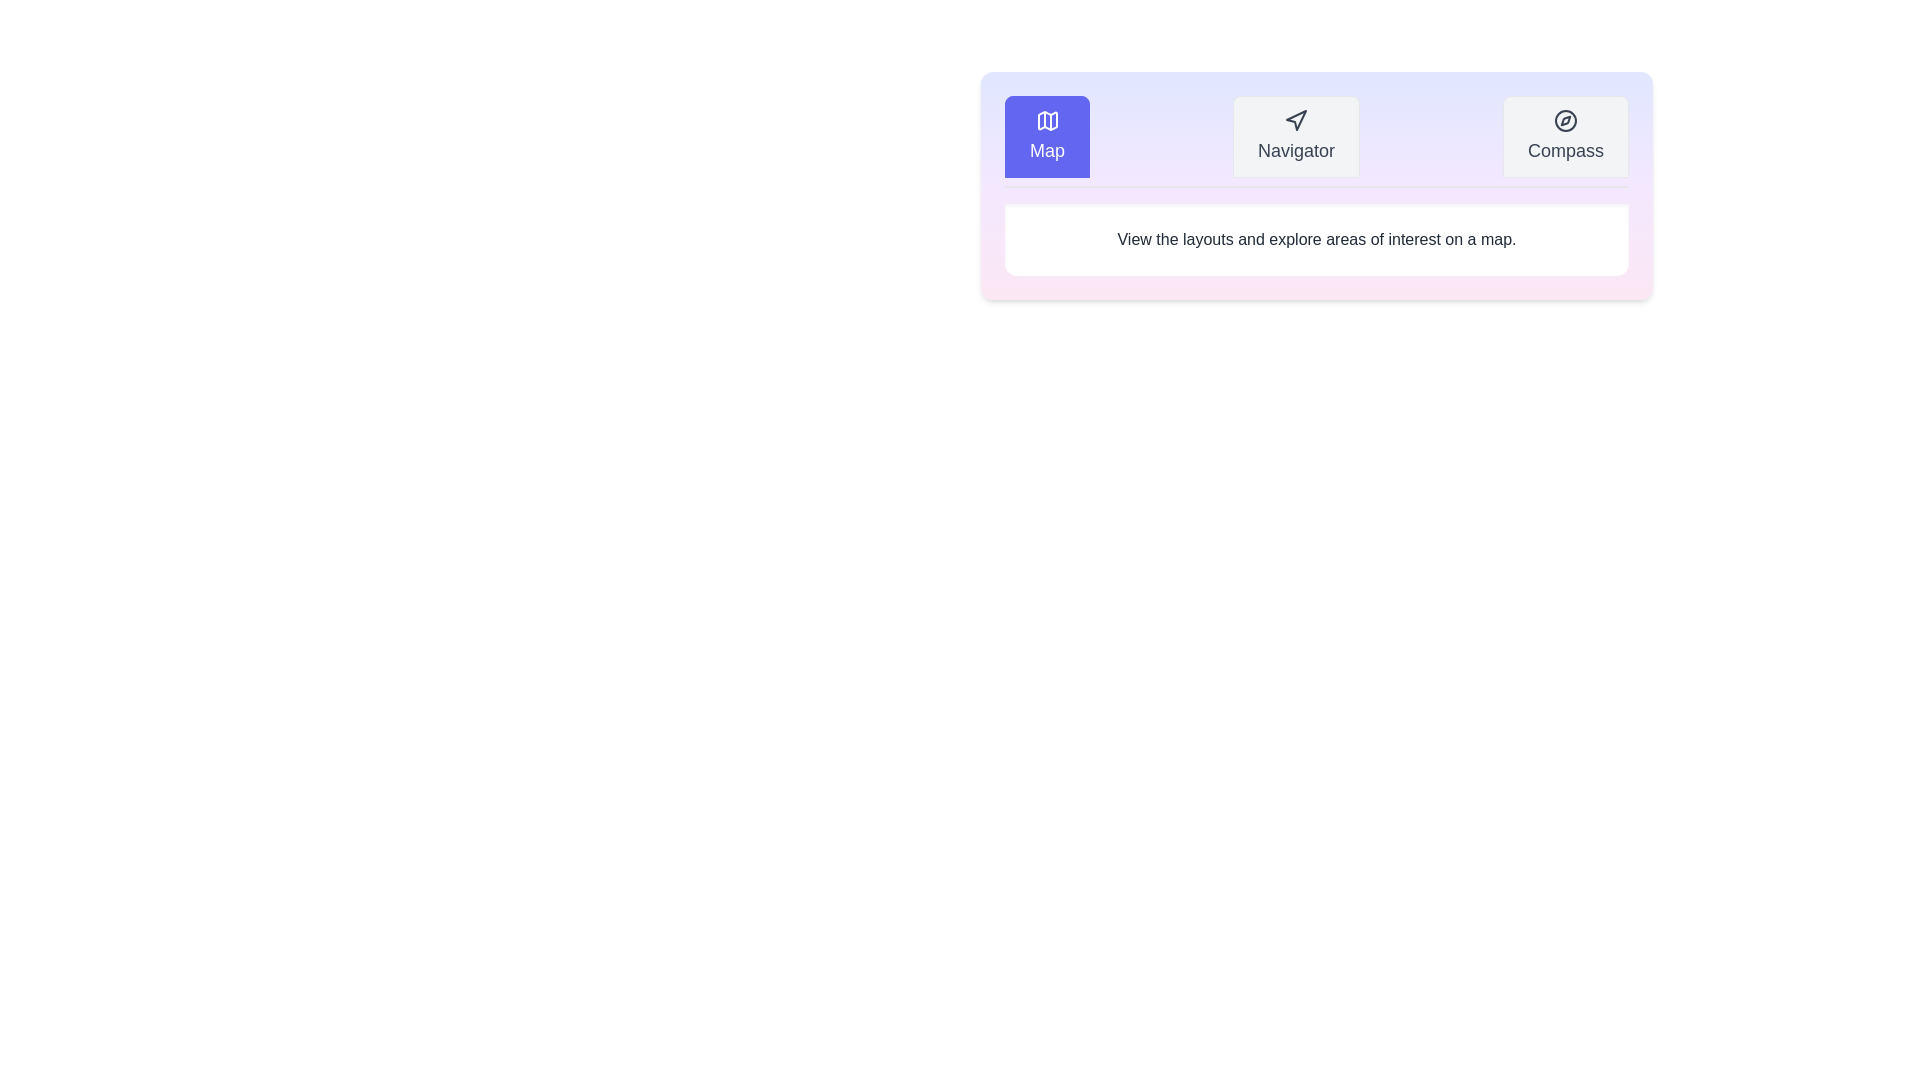  What do you see at coordinates (1564, 136) in the screenshot?
I see `the Compass tab by clicking on it` at bounding box center [1564, 136].